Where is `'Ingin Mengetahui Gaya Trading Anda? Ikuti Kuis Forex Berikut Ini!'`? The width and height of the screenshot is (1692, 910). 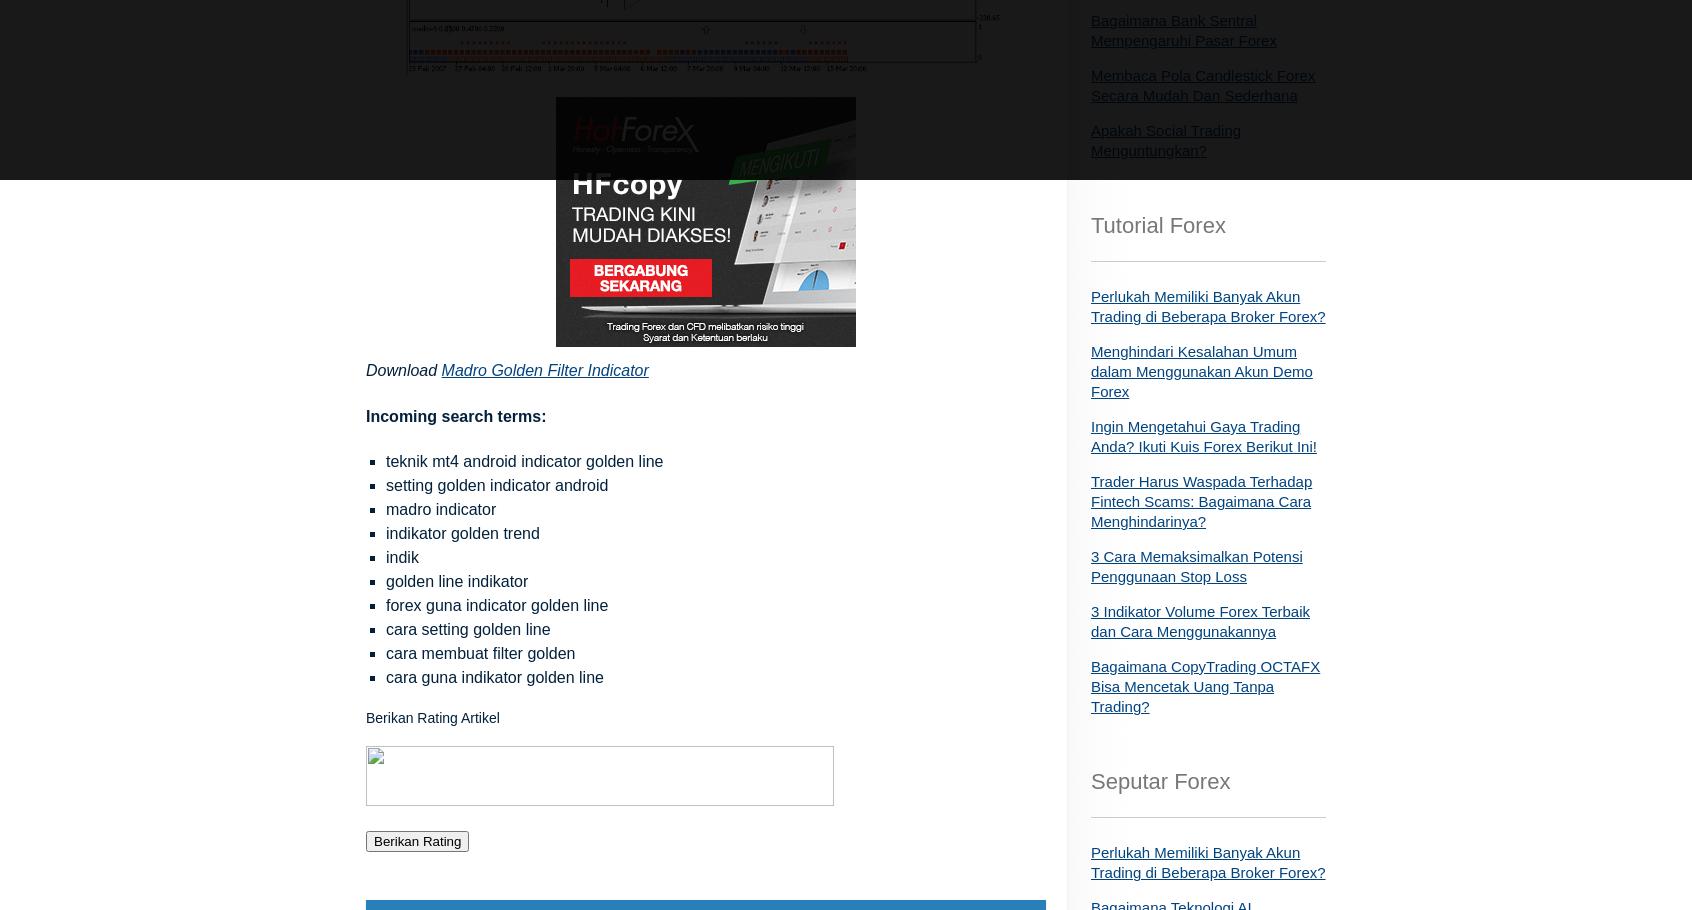 'Ingin Mengetahui Gaya Trading Anda? Ikuti Kuis Forex Berikut Ini!' is located at coordinates (1203, 436).